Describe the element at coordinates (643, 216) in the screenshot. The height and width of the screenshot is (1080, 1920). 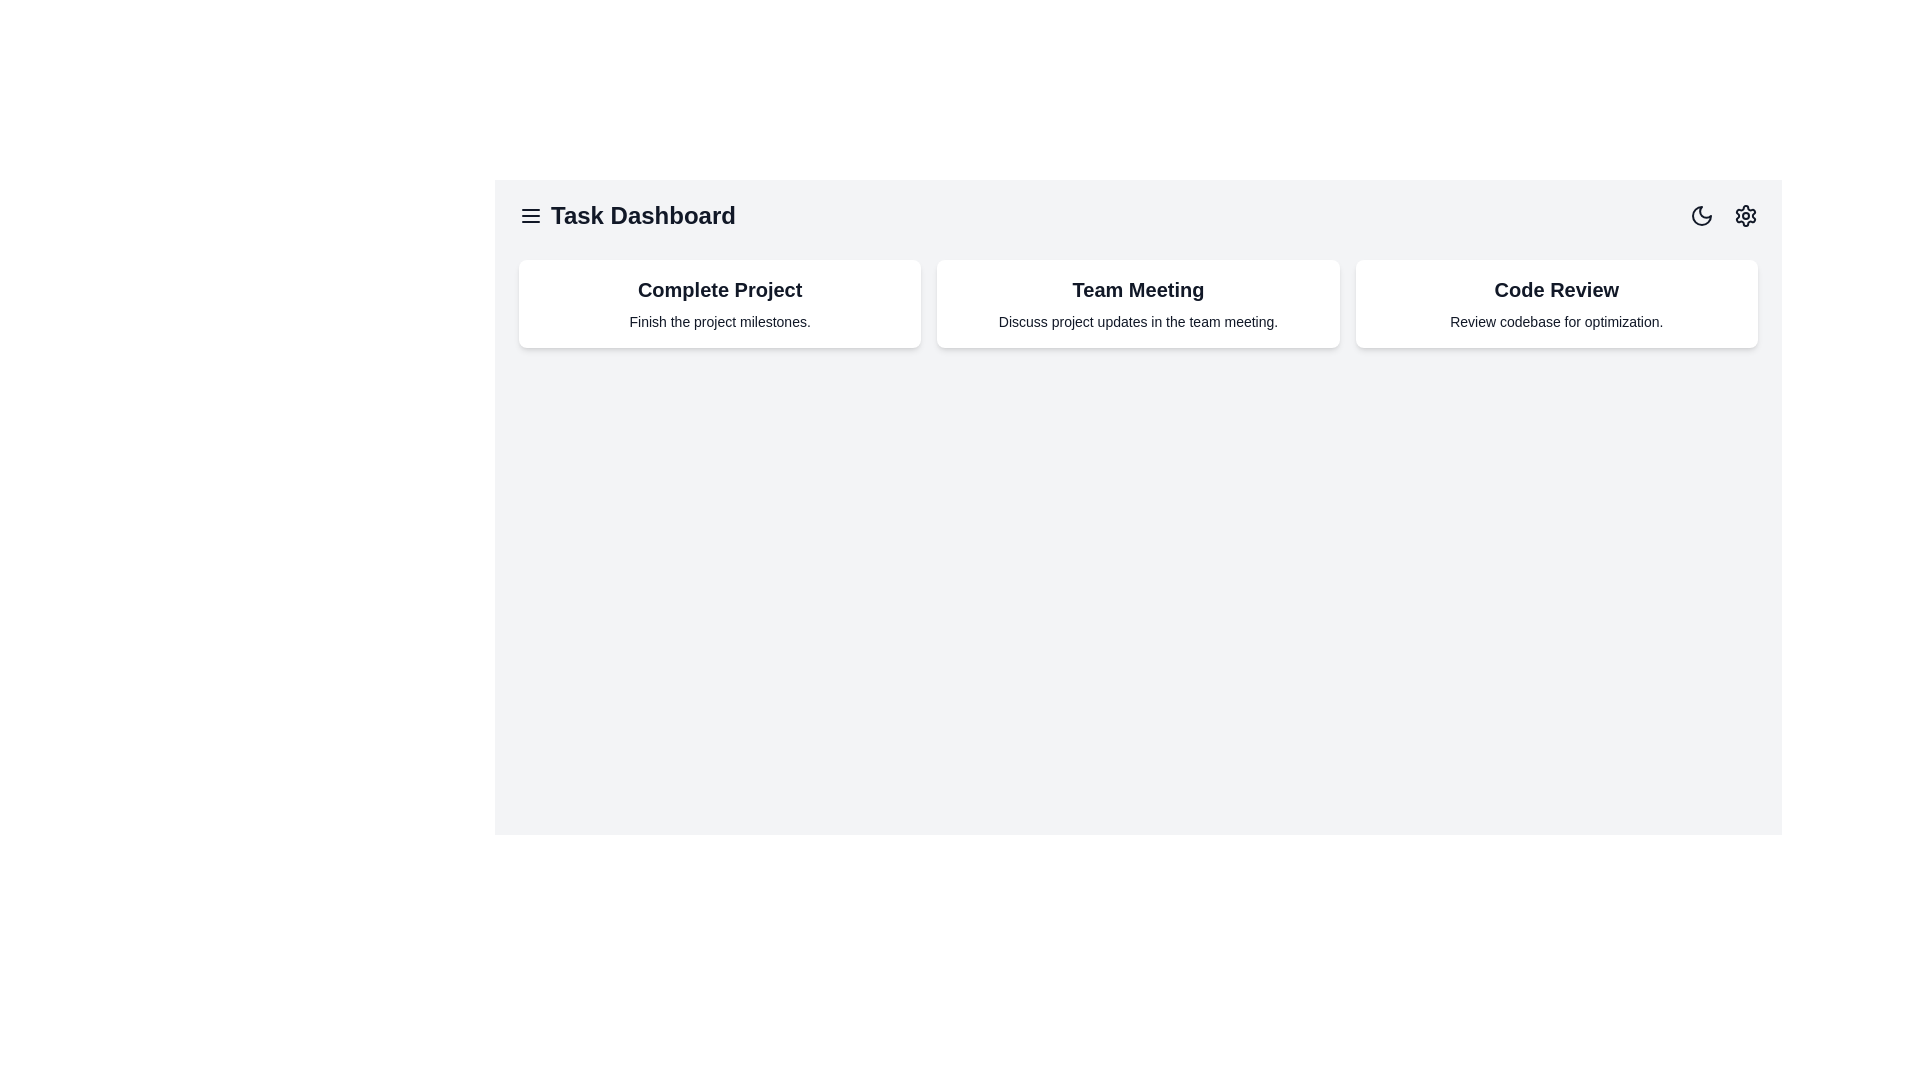
I see `Heading or Title Text that indicates the user is viewing the 'Task Dashboard' section of the interface, located to the right of the menu icon in the top-left region` at that location.